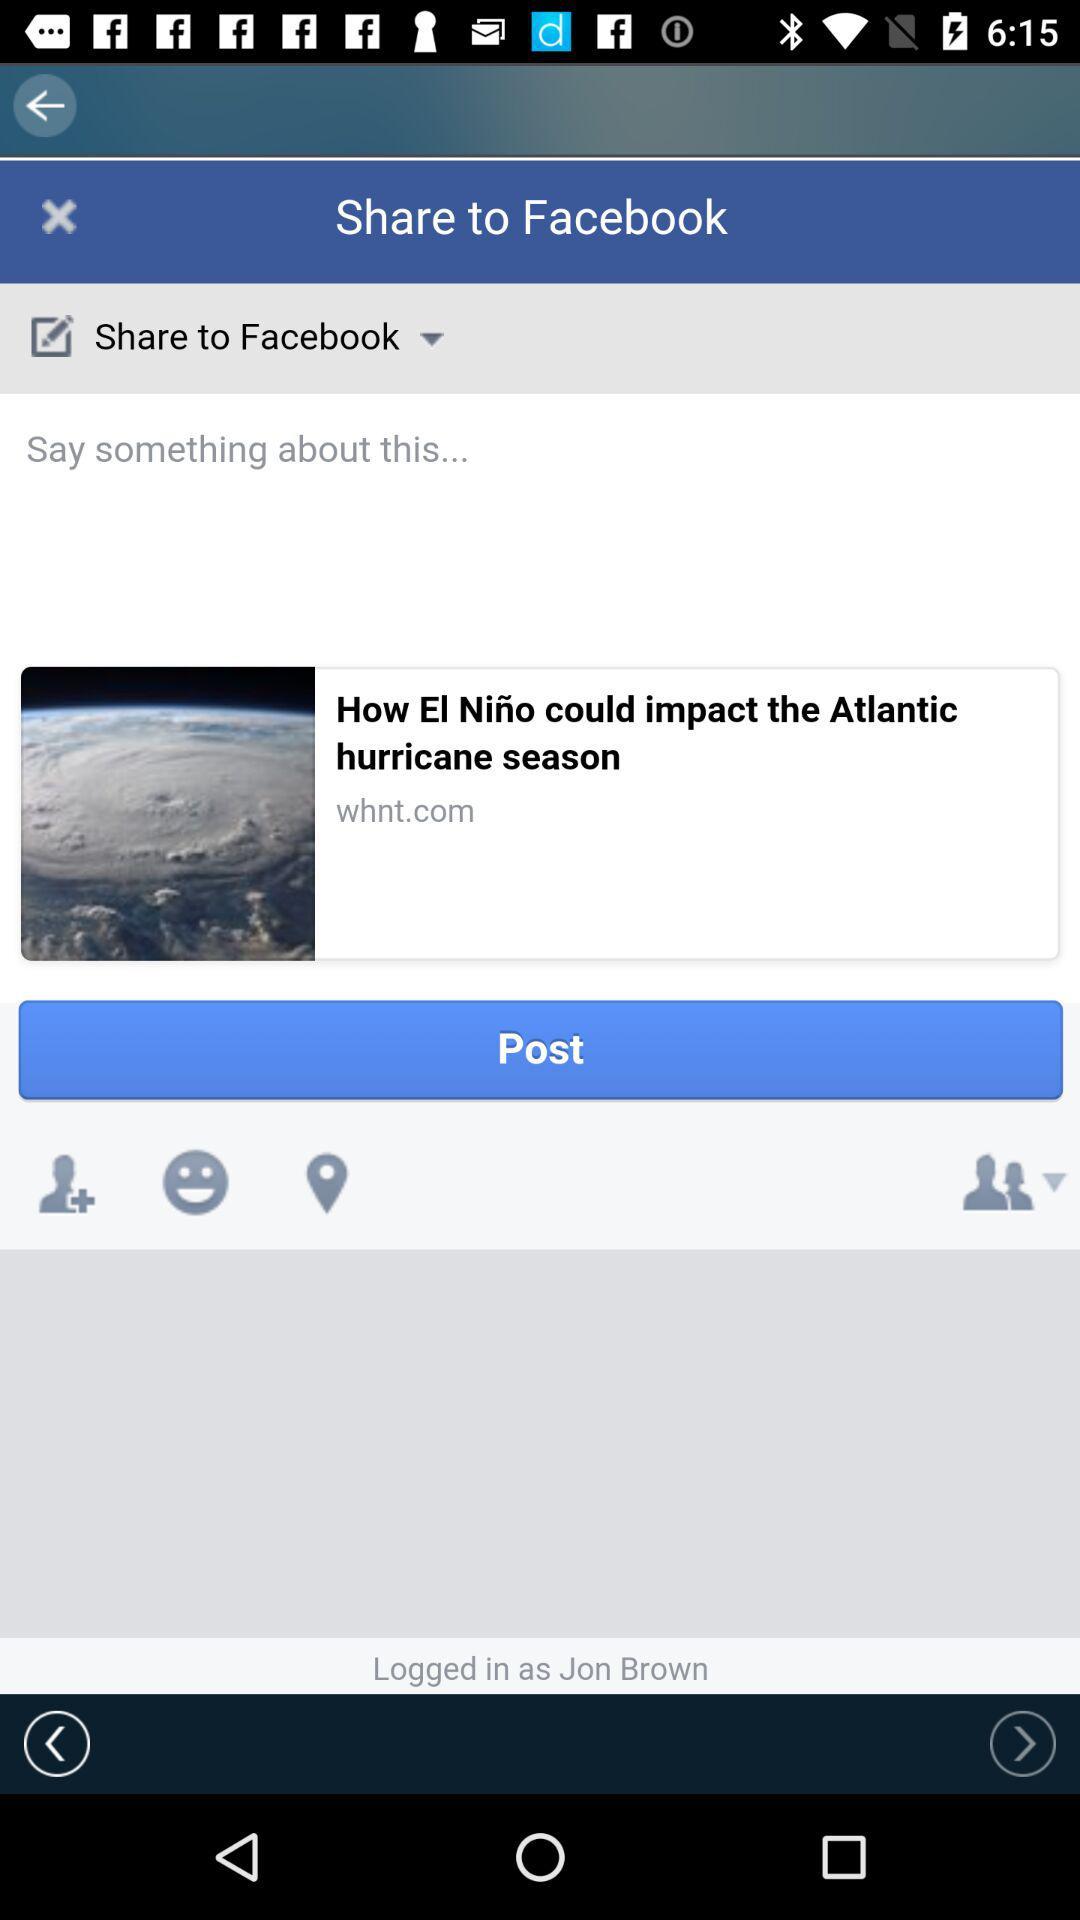 The height and width of the screenshot is (1920, 1080). Describe the element at coordinates (57, 104) in the screenshot. I see `the arrow_backward icon` at that location.